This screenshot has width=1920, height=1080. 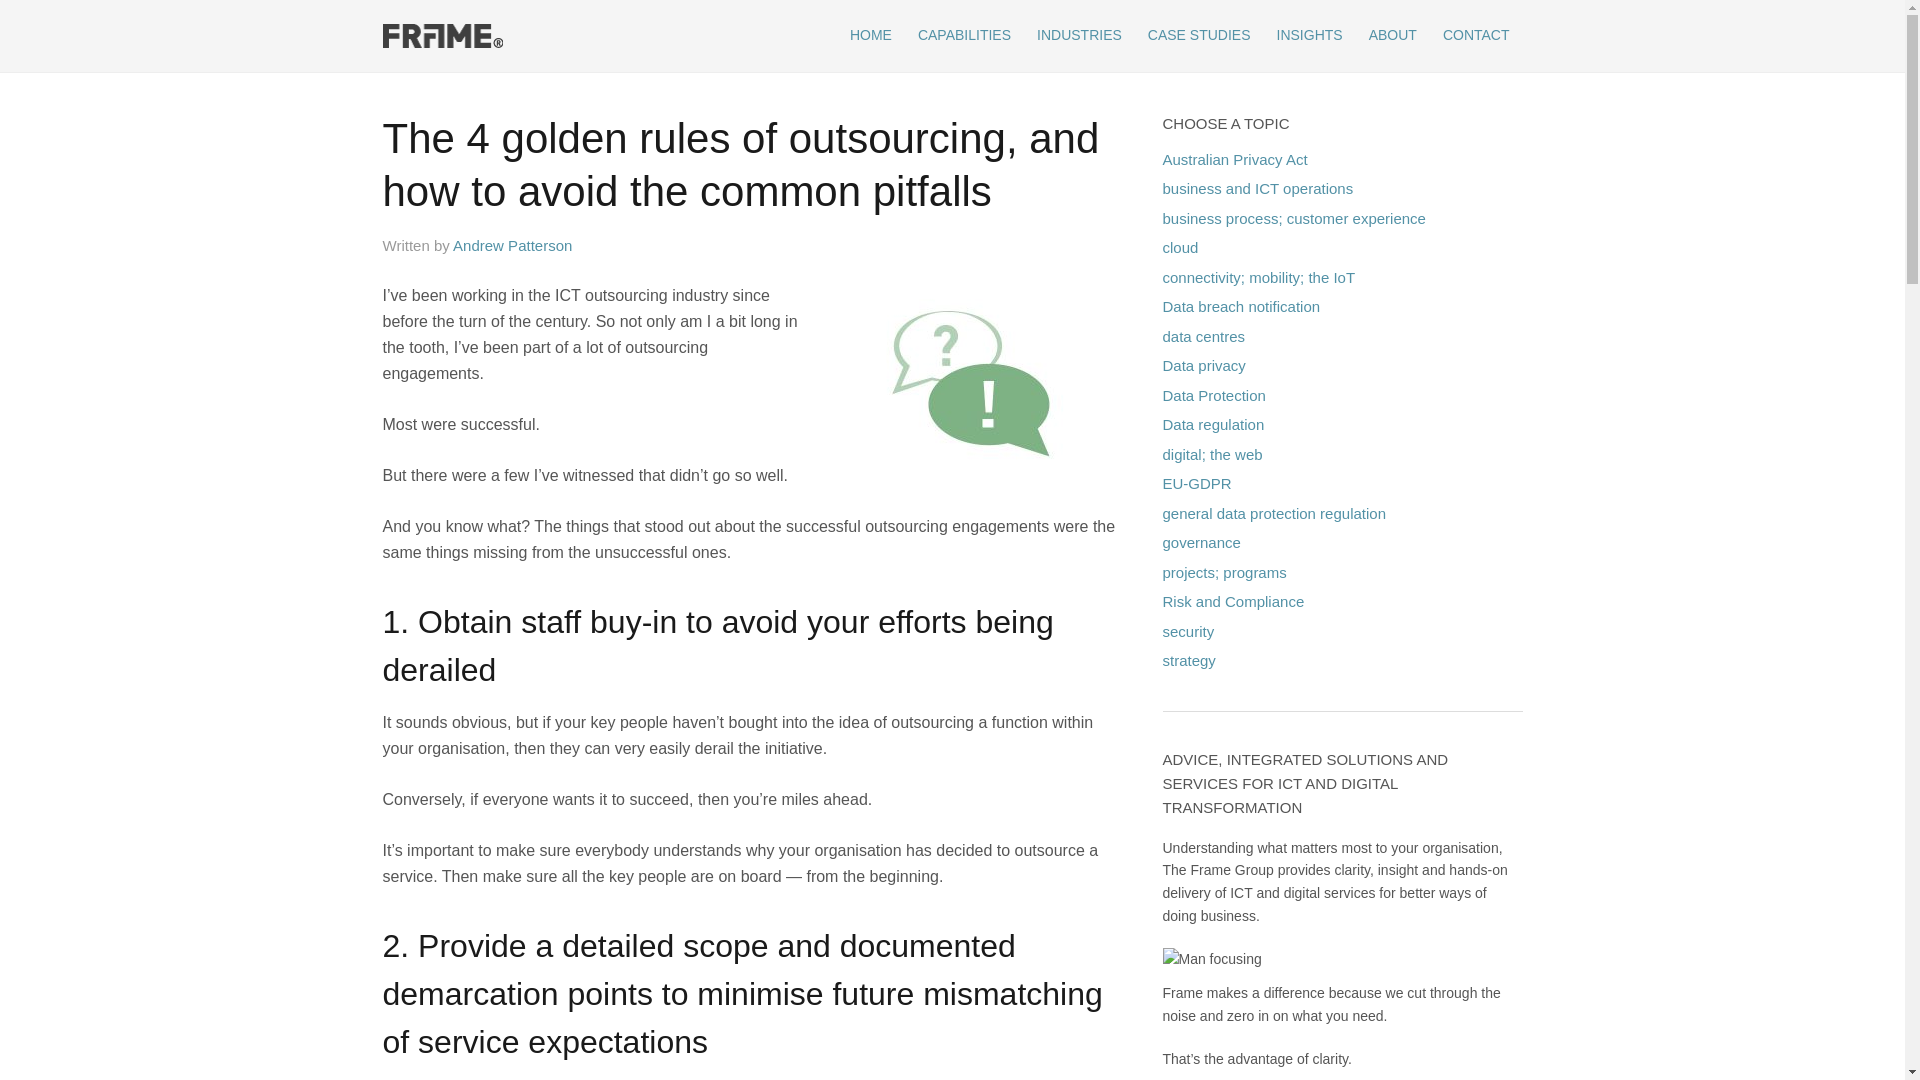 I want to click on 'general data protection regulation', so click(x=1272, y=511).